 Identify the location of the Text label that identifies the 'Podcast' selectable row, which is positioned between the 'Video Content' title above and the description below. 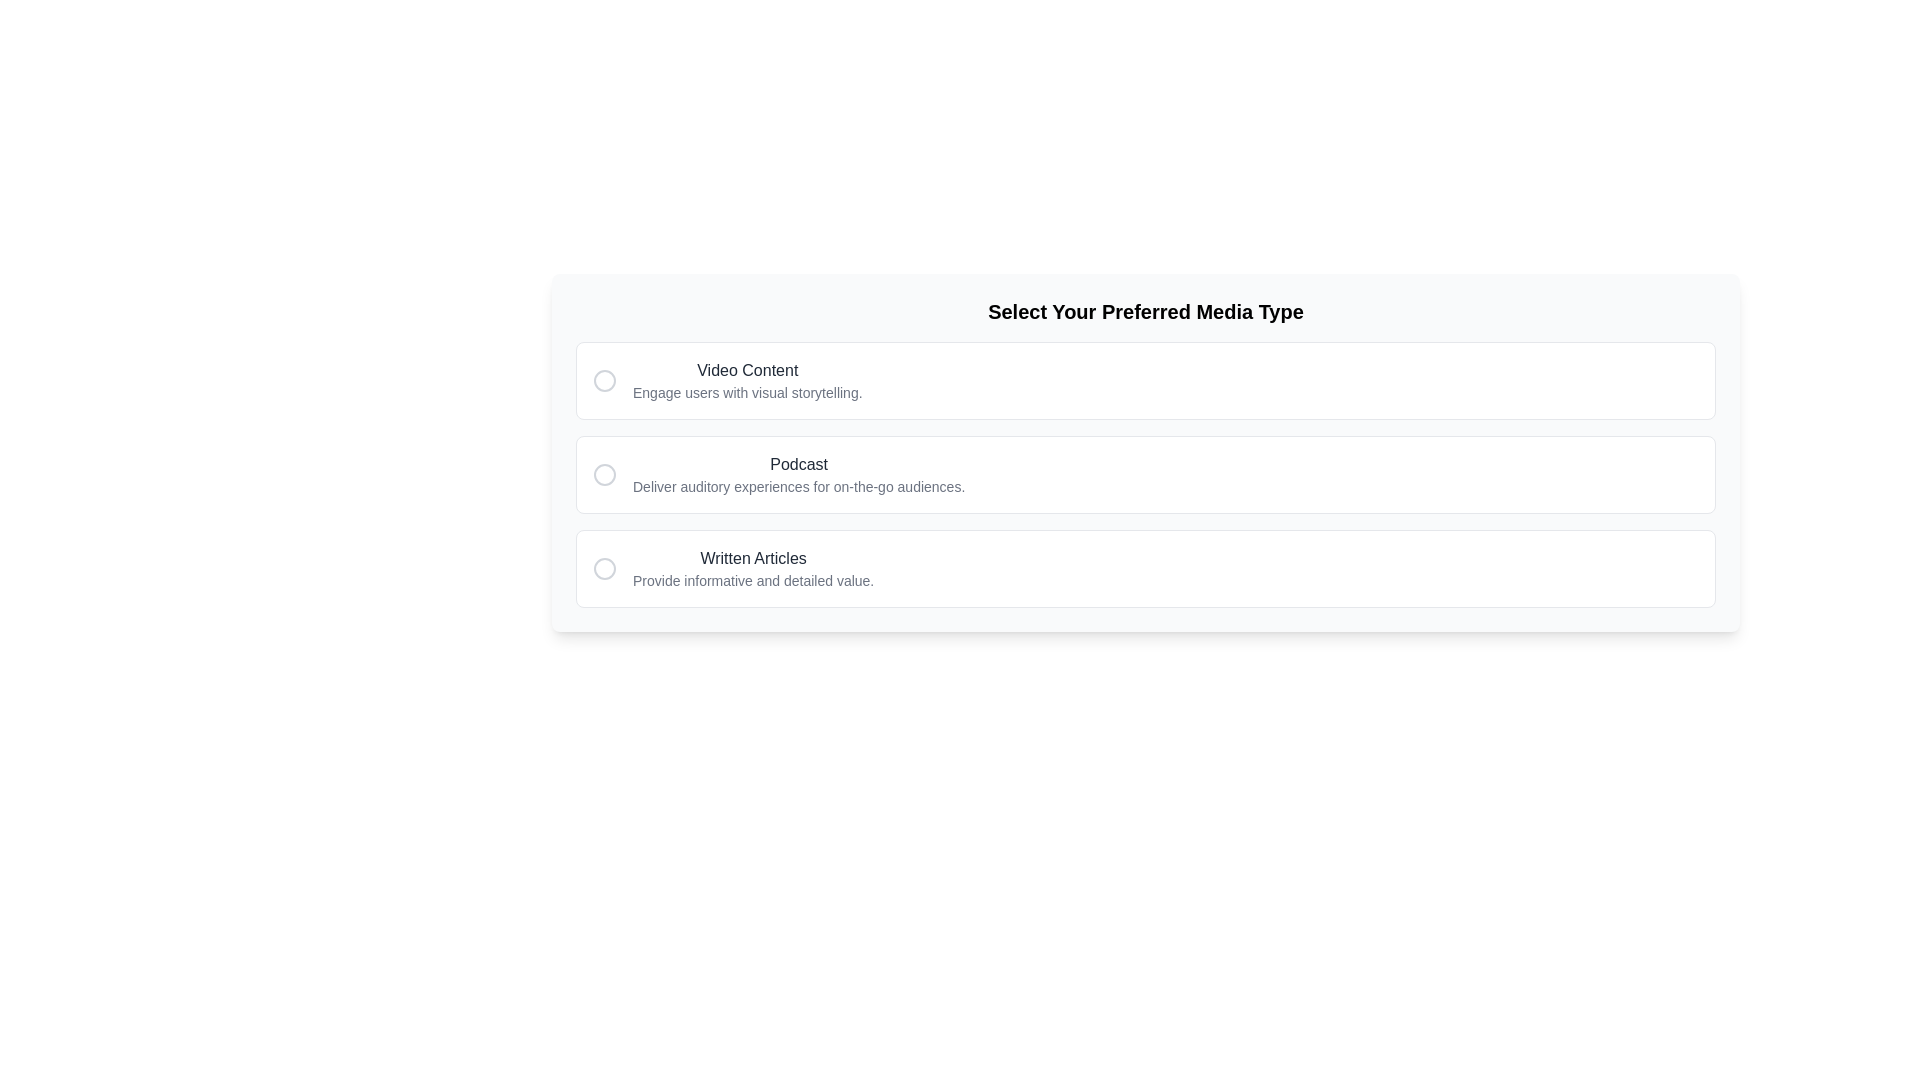
(798, 465).